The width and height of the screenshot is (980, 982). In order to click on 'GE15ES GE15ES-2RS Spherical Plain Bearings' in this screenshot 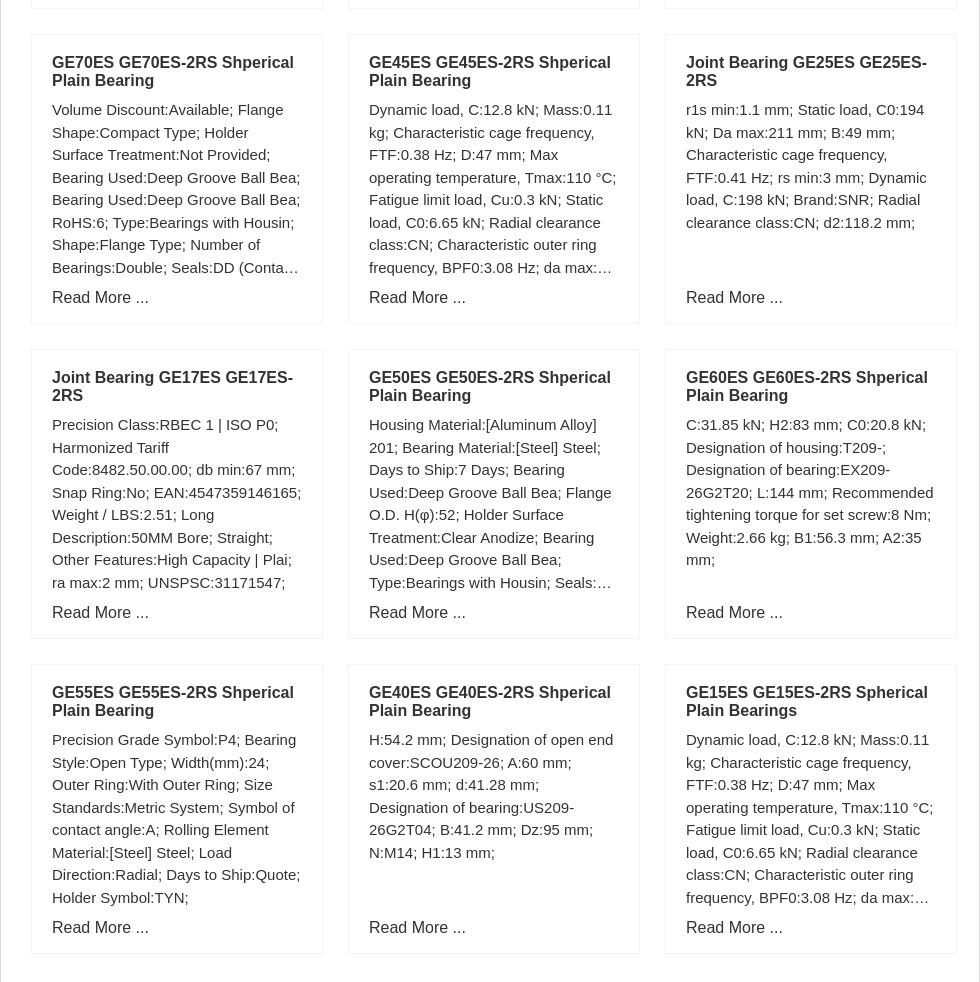, I will do `click(806, 700)`.